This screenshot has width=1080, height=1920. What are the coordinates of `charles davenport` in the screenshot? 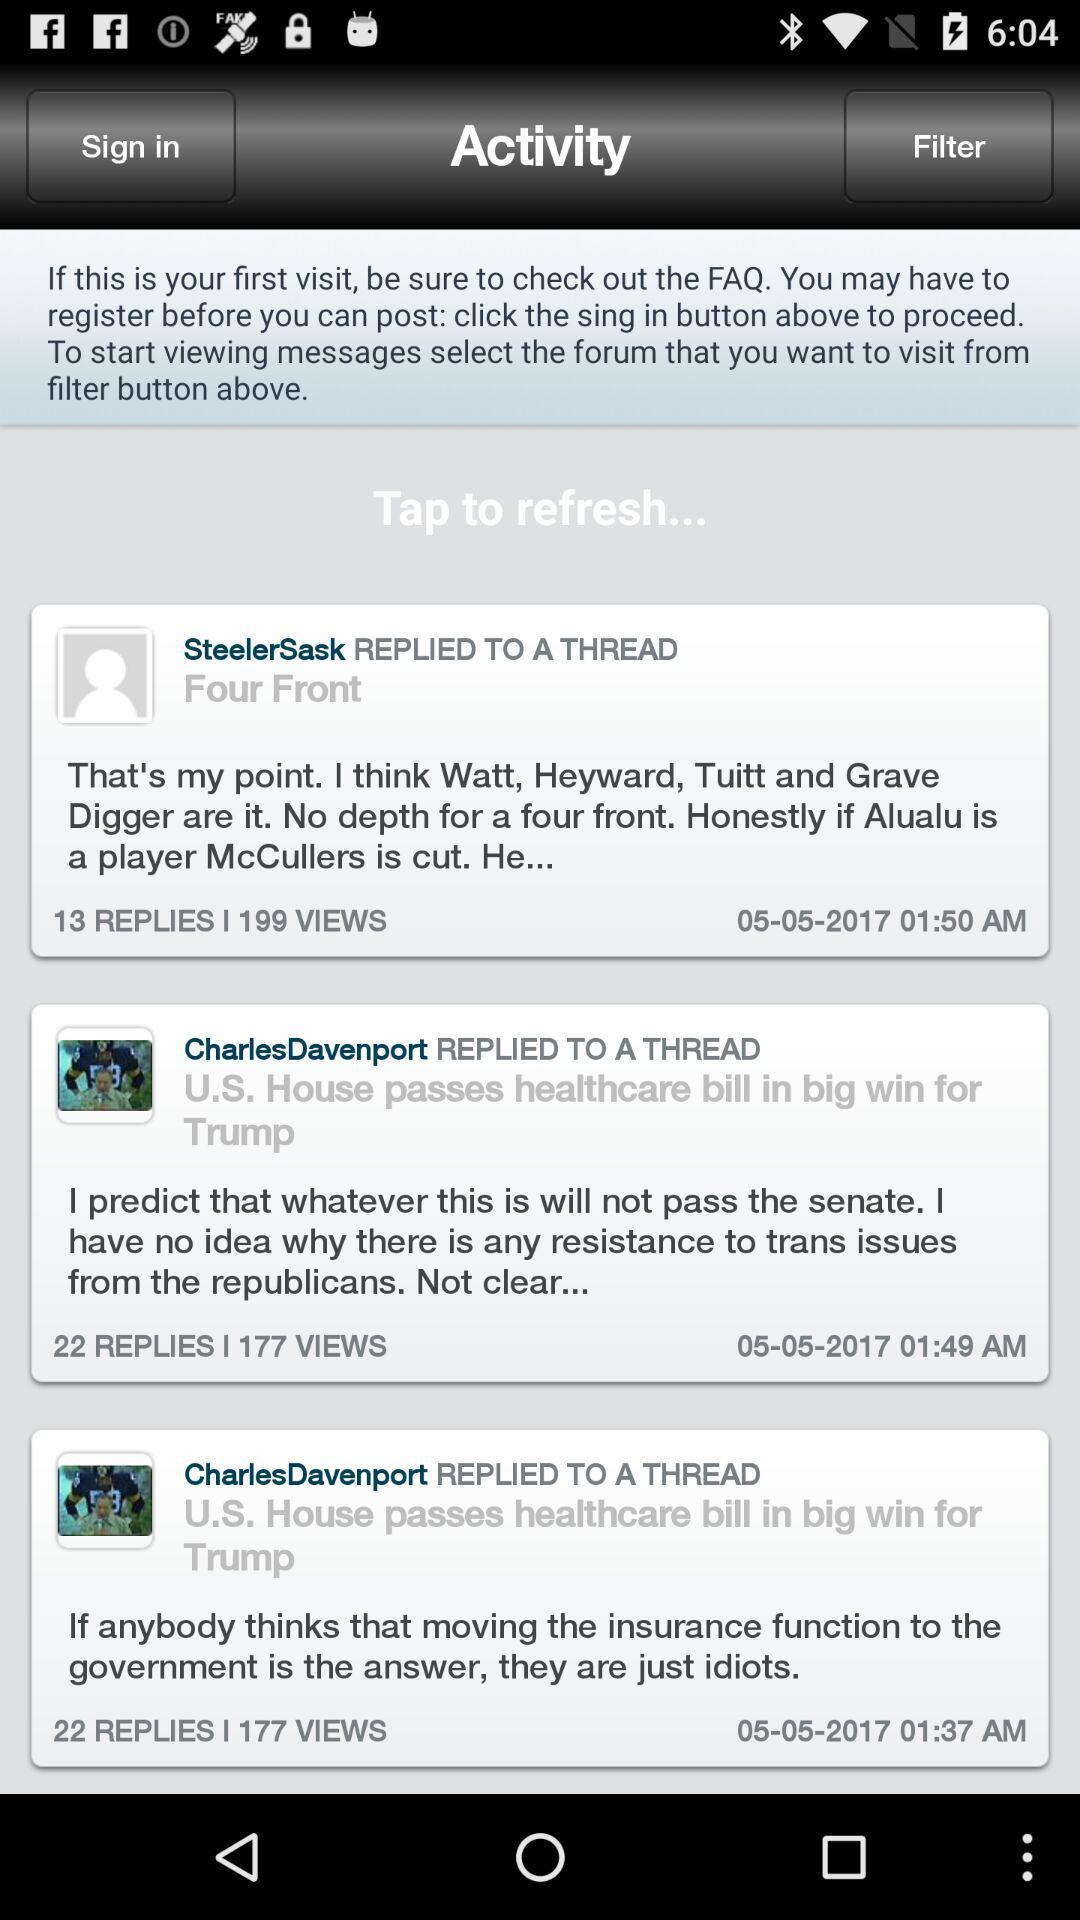 It's located at (104, 1500).